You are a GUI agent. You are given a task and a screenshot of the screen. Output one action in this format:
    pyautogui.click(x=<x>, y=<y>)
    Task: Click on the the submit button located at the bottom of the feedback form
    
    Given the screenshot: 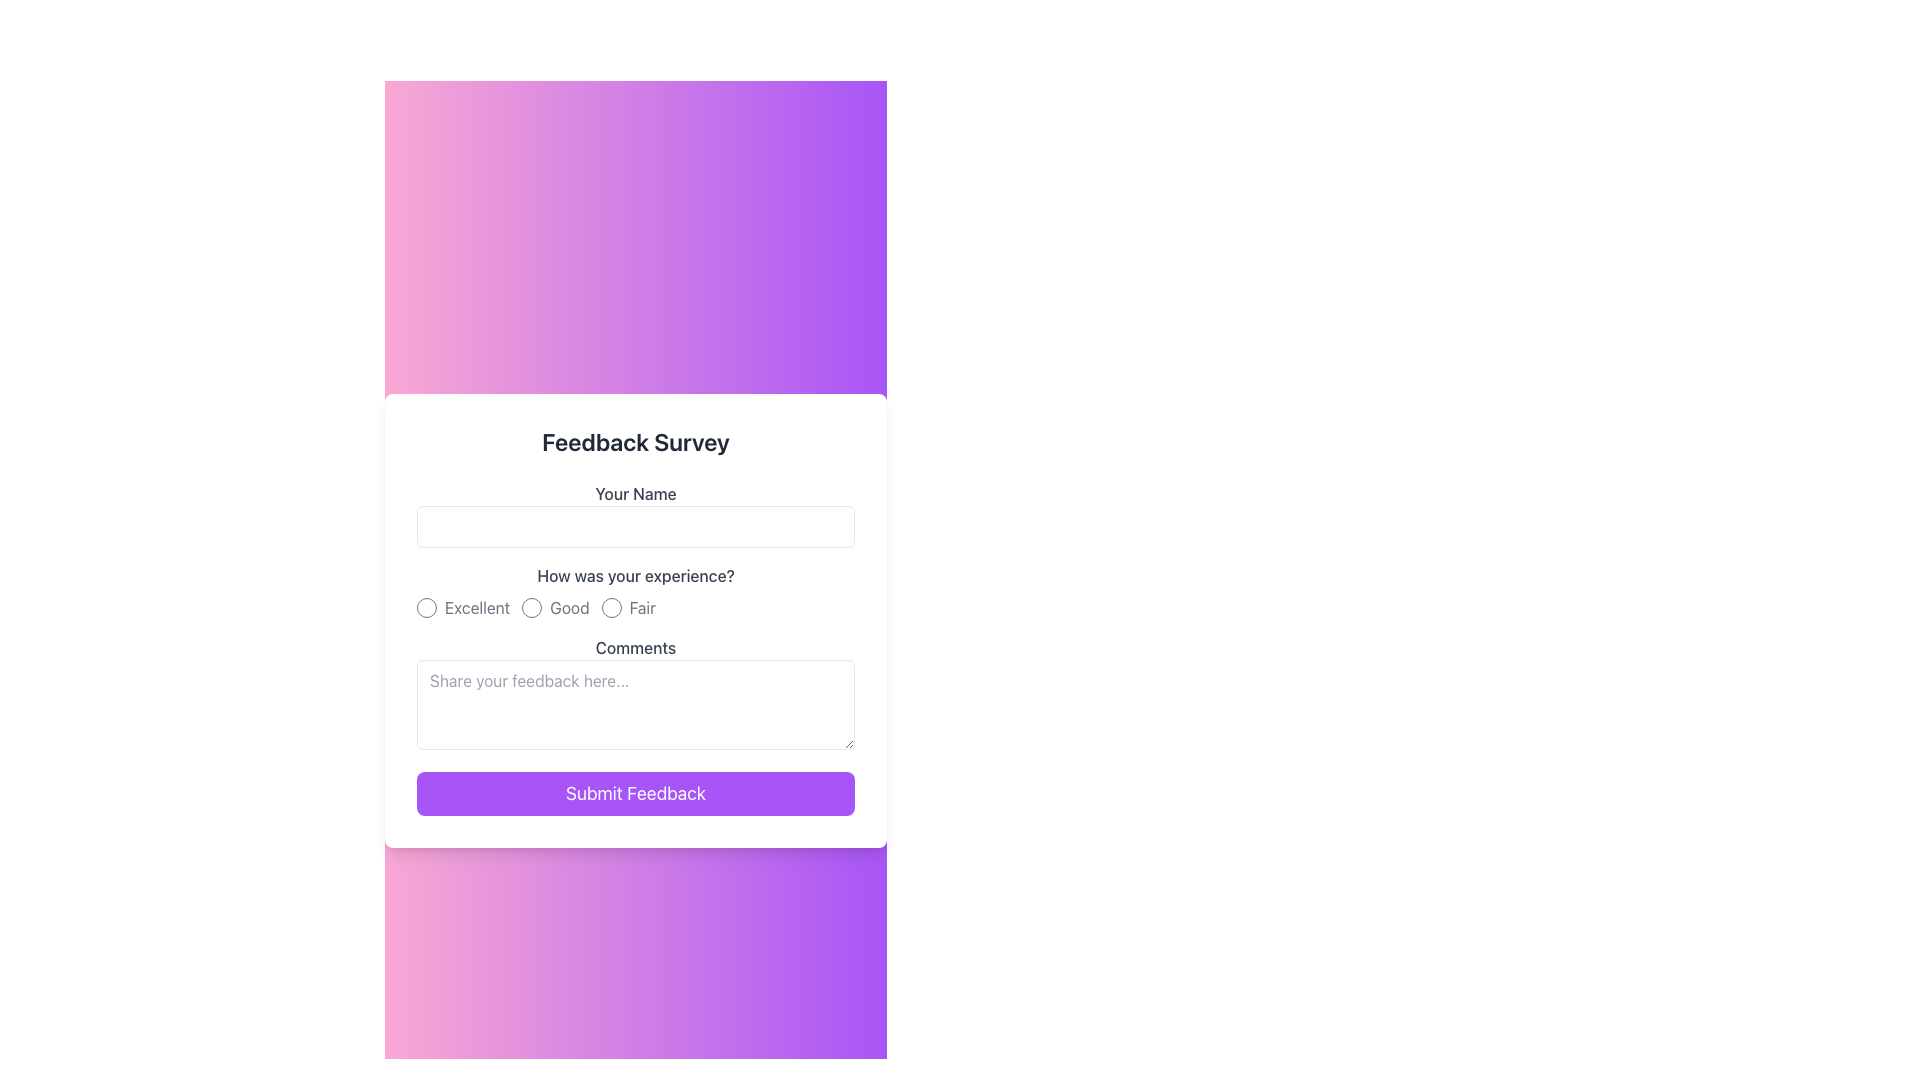 What is the action you would take?
    pyautogui.click(x=634, y=793)
    